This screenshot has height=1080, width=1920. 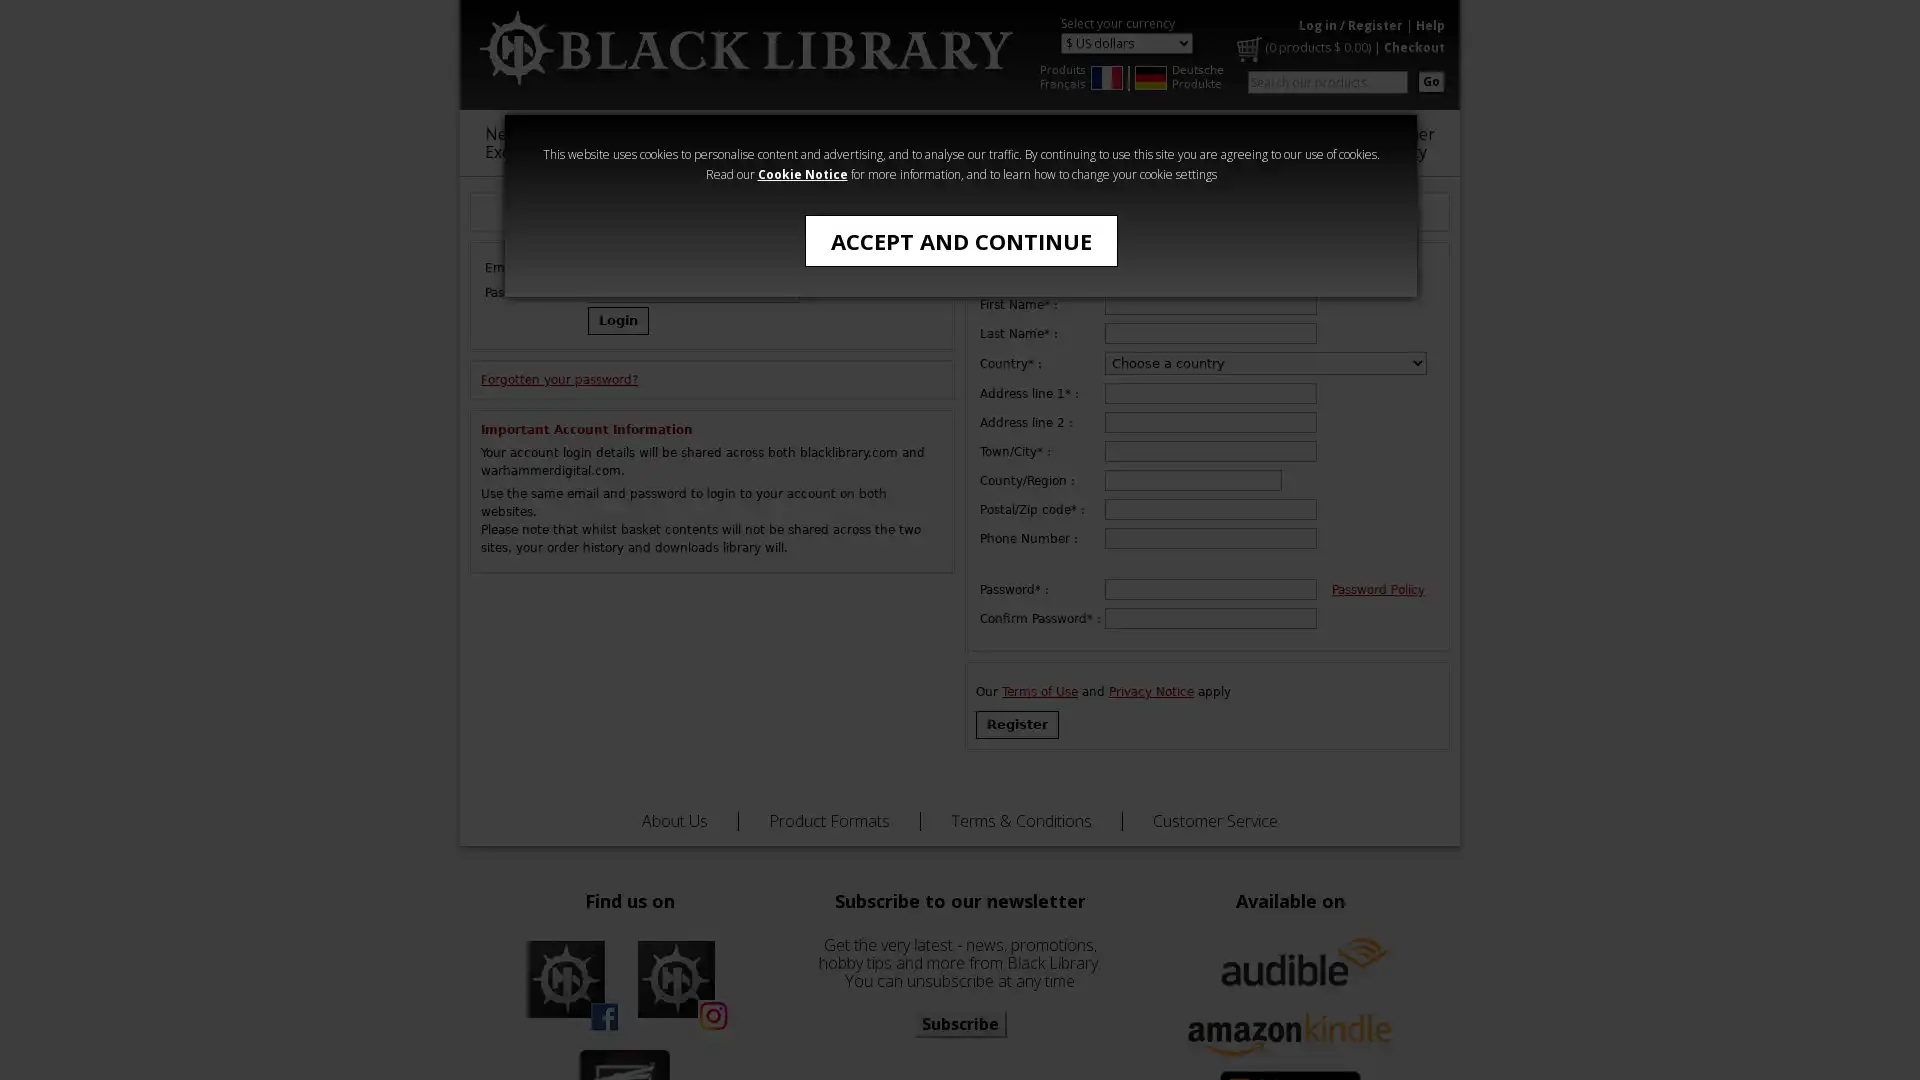 I want to click on Register, so click(x=1017, y=725).